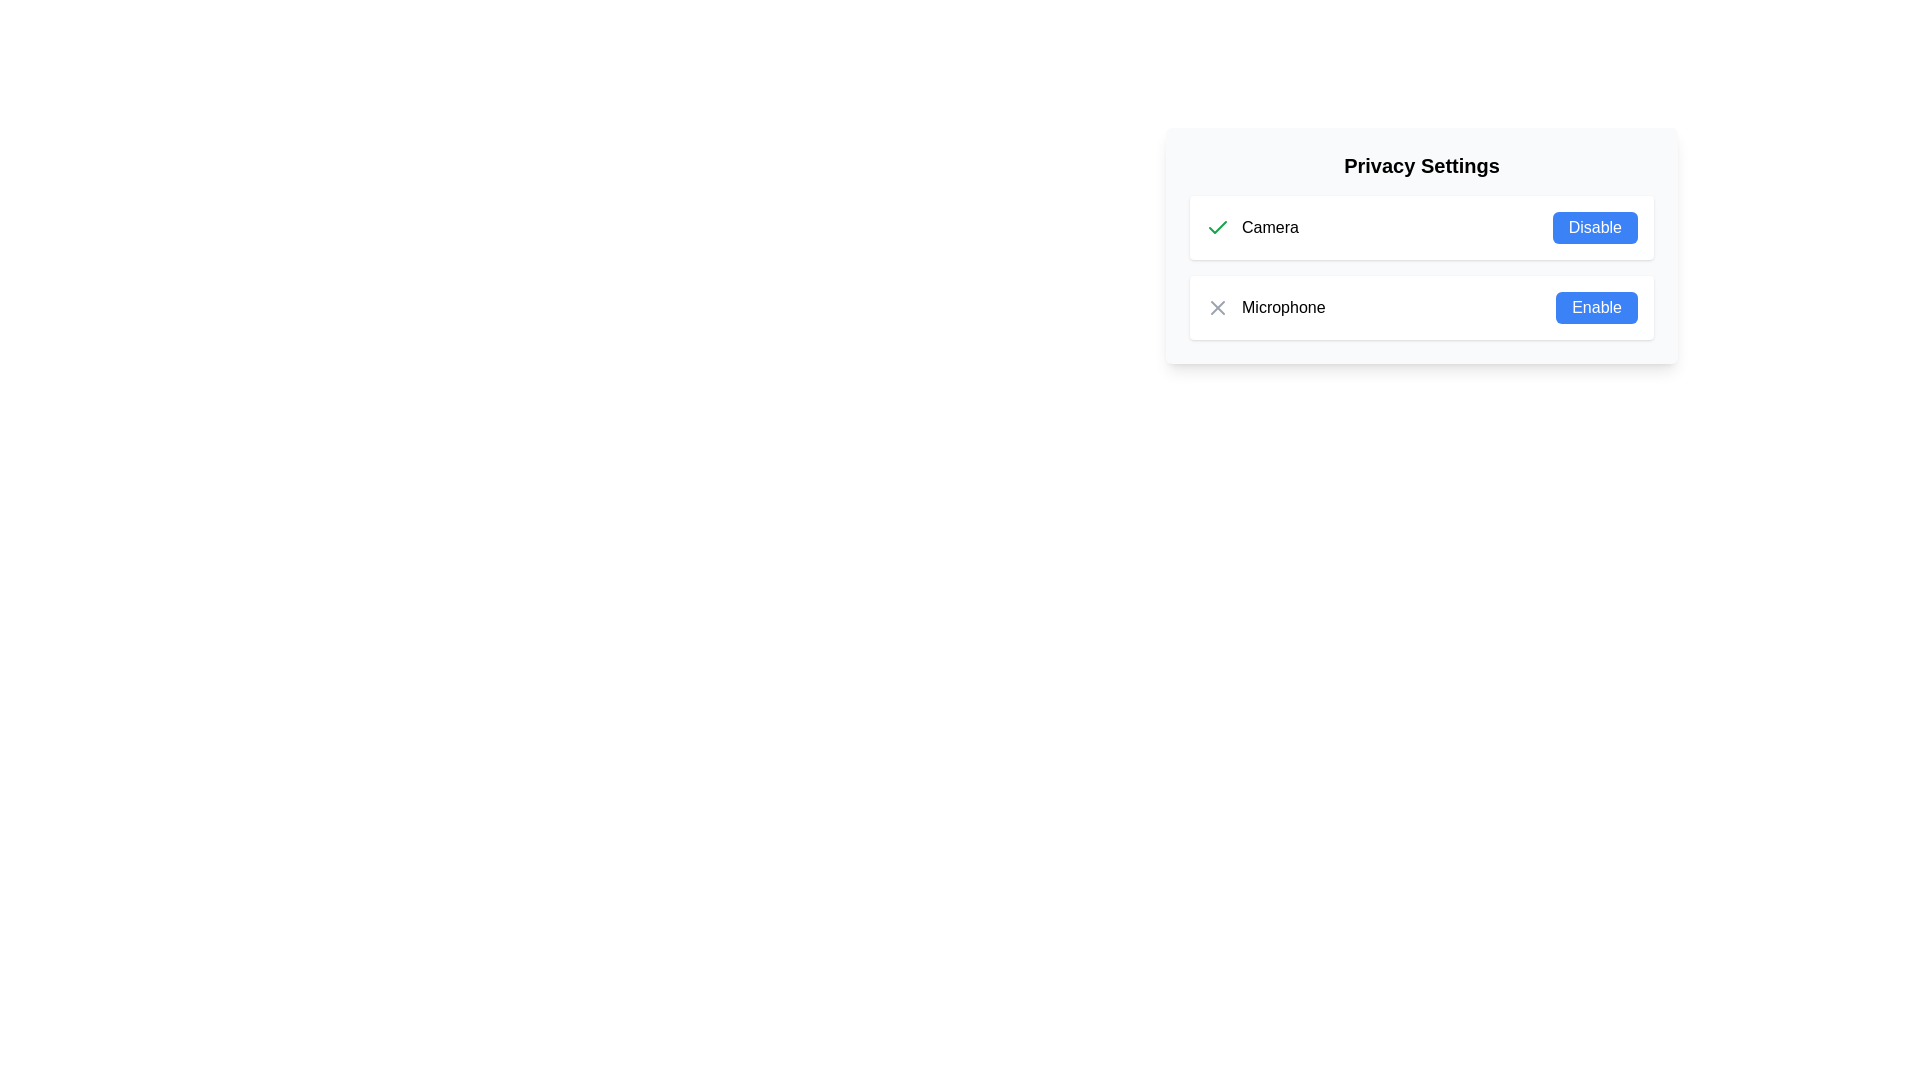 The image size is (1920, 1080). What do you see at coordinates (1217, 308) in the screenshot?
I see `the microphone icon that indicates a negative or declined state in the Privacy Settings panel` at bounding box center [1217, 308].